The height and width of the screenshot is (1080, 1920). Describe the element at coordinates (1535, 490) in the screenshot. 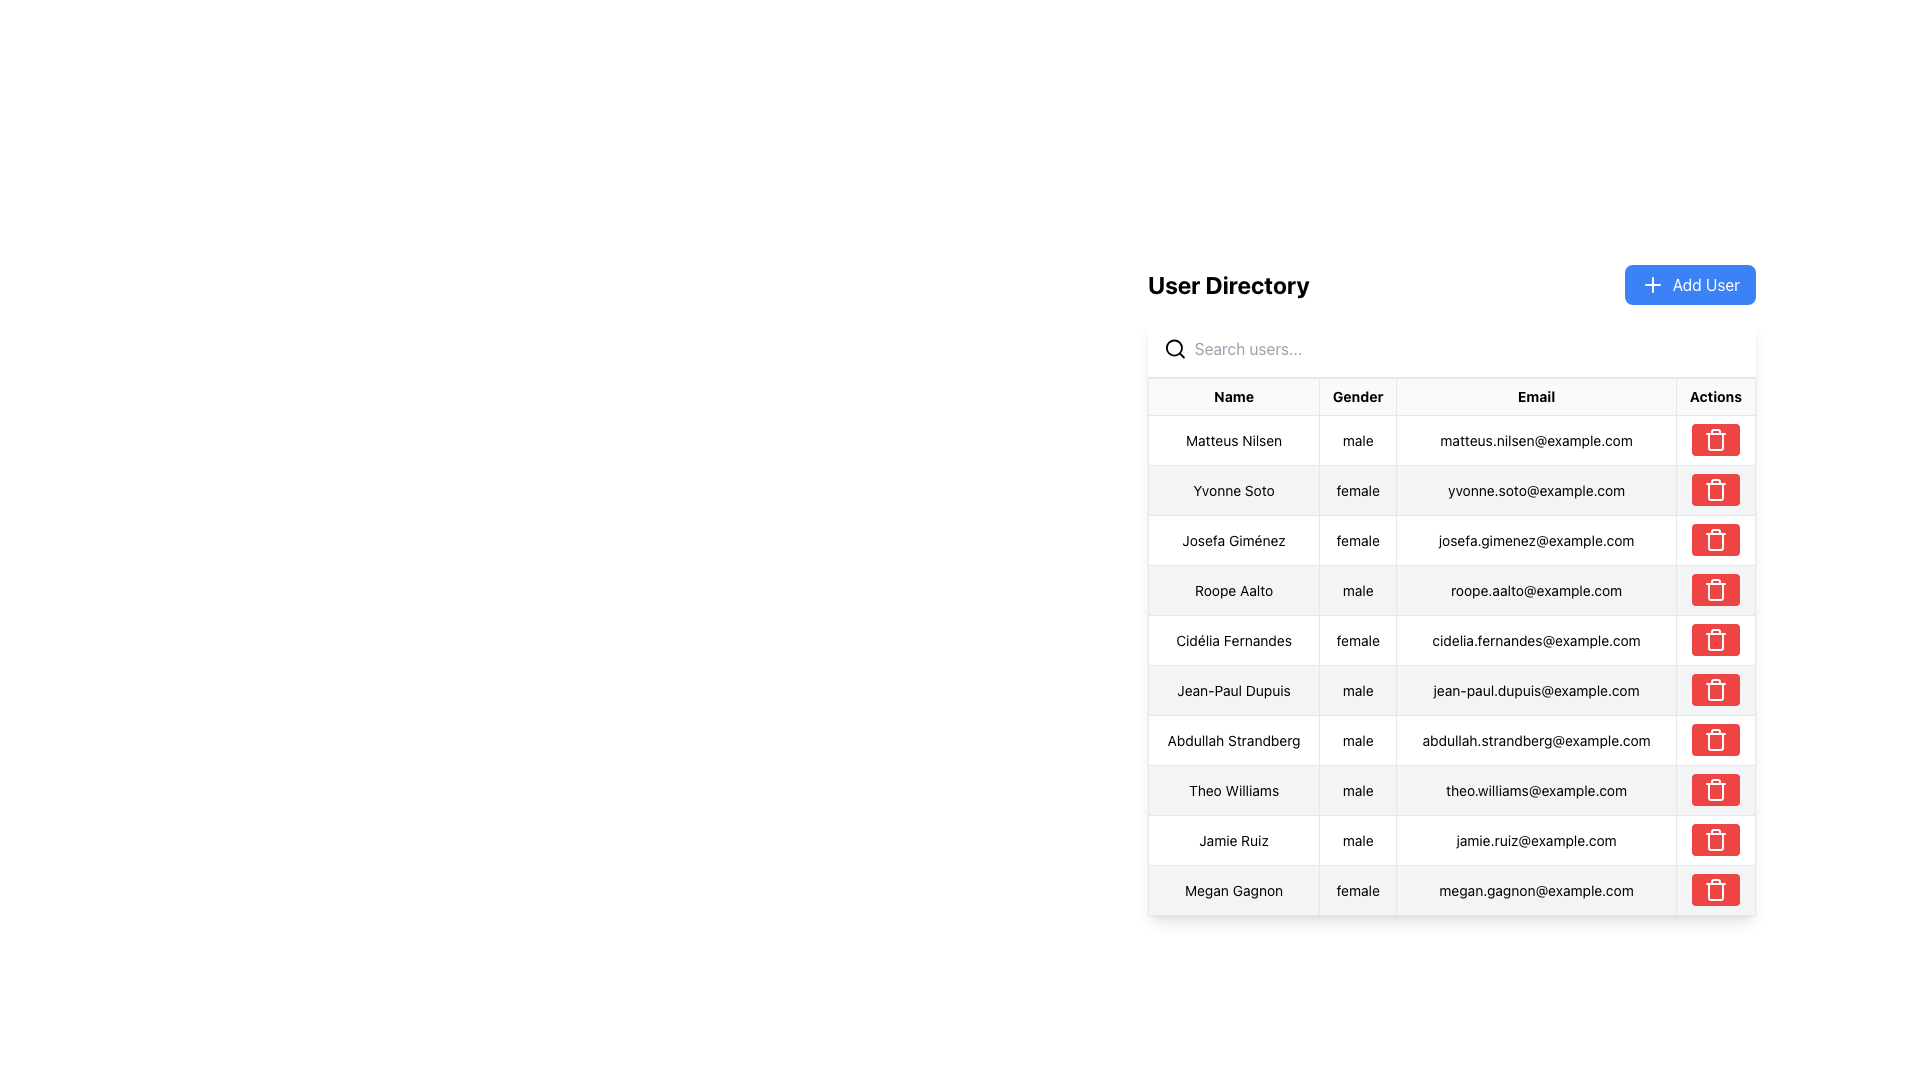

I see `the text display element showing the email address 'yvonne.soto@example.com' in the third column of the table labeled 'Email'` at that location.